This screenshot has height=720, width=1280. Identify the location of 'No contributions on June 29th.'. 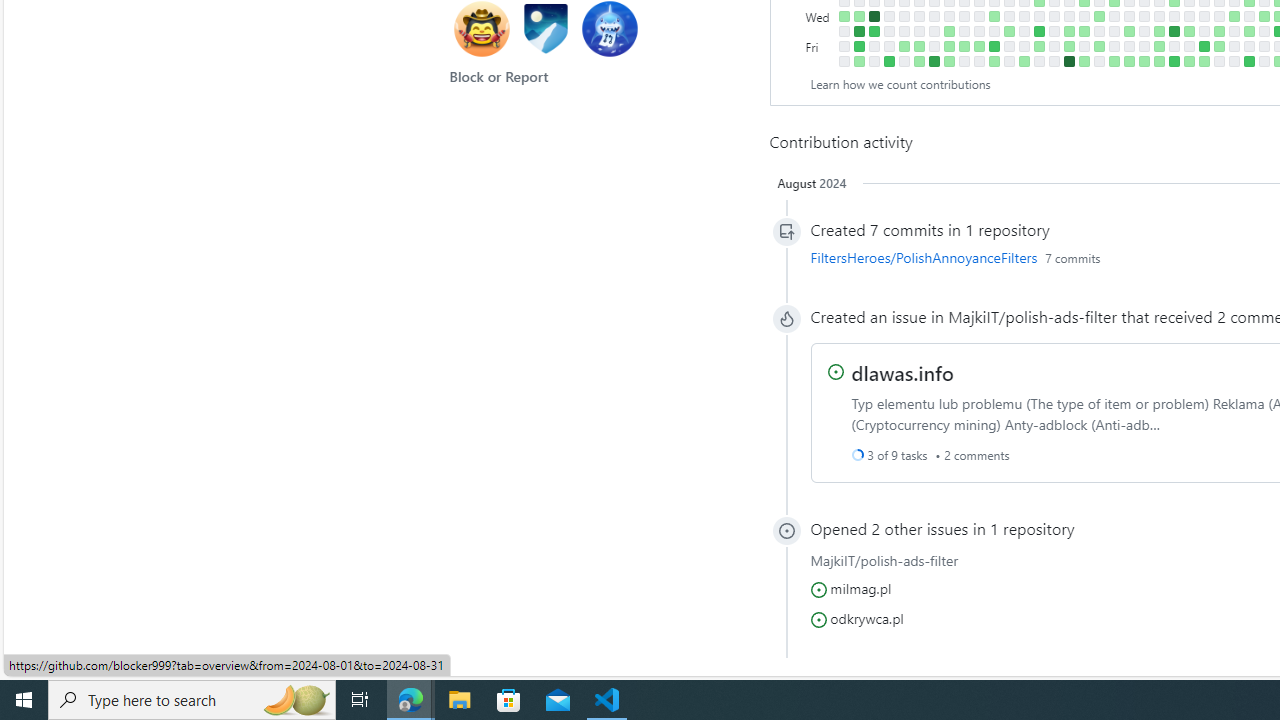
(1218, 60).